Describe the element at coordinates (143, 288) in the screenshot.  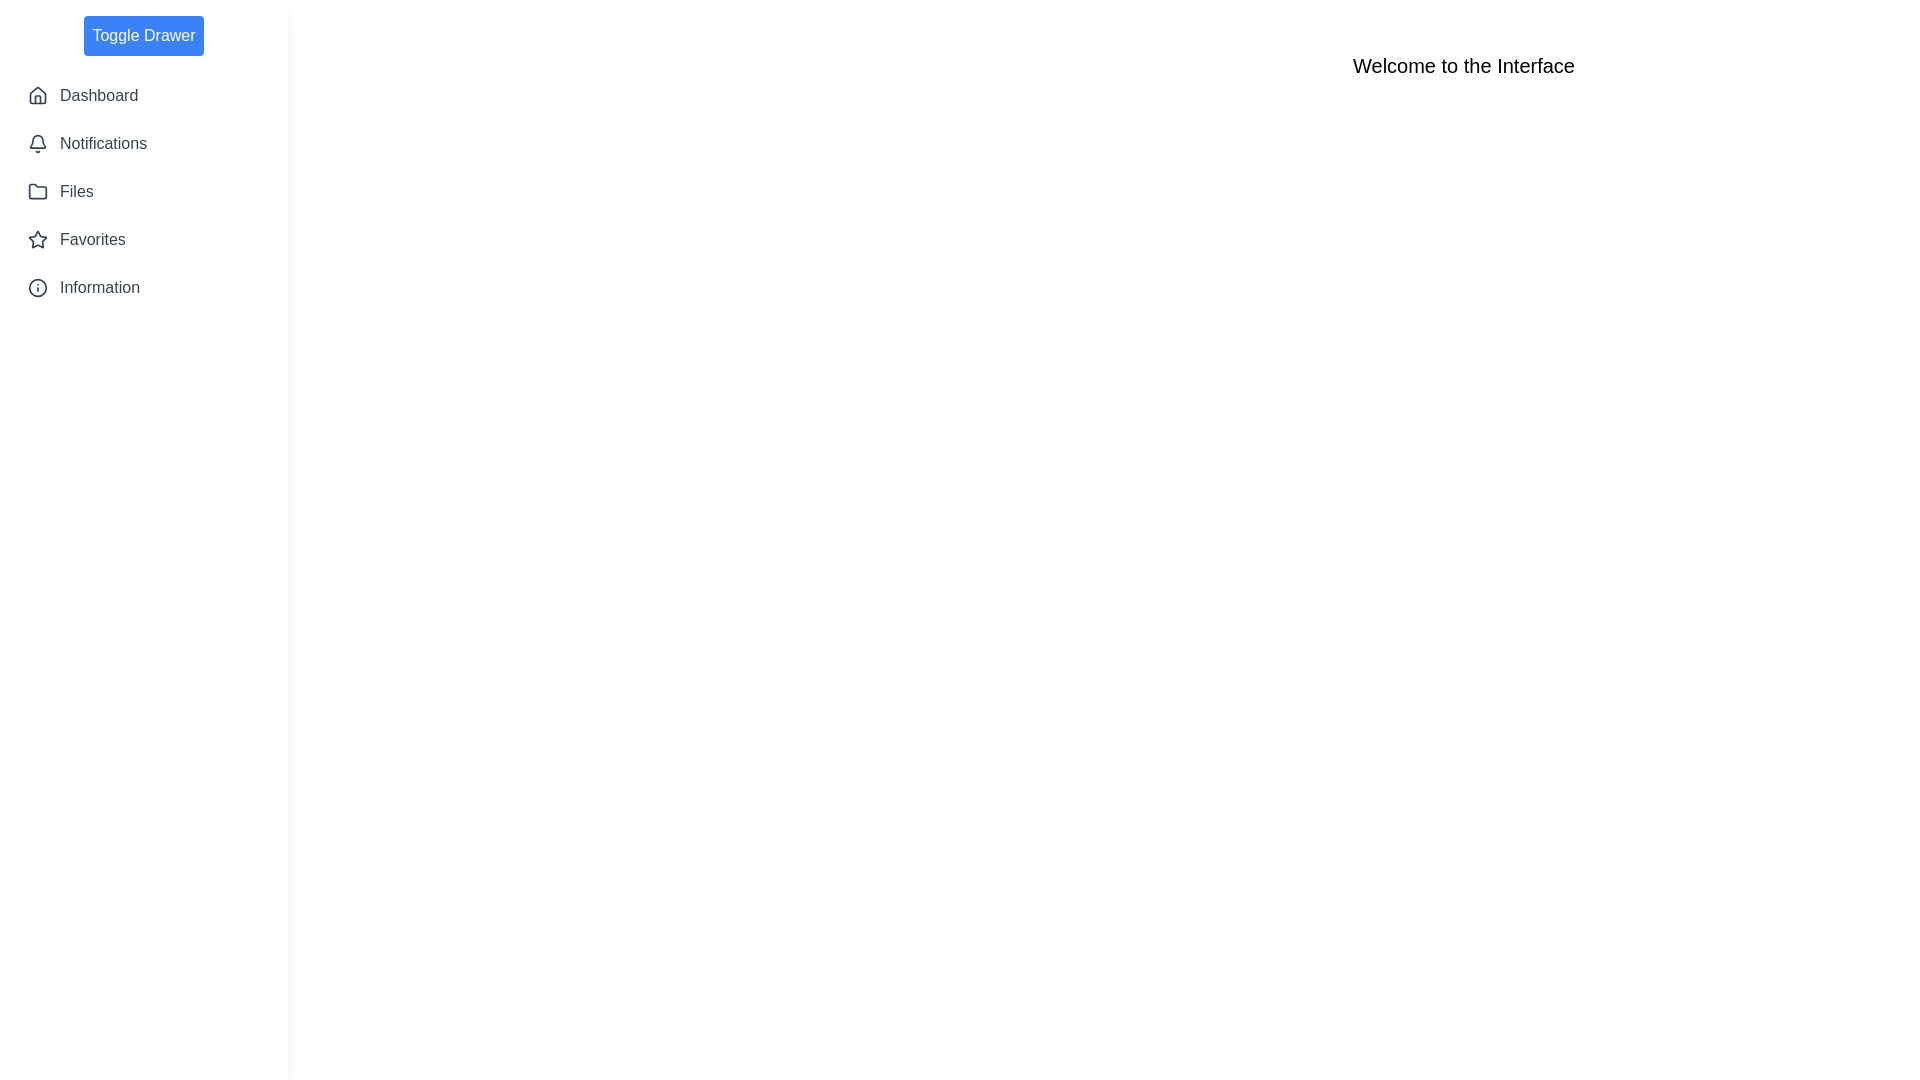
I see `the menu option labeled Information from the sidebar` at that location.